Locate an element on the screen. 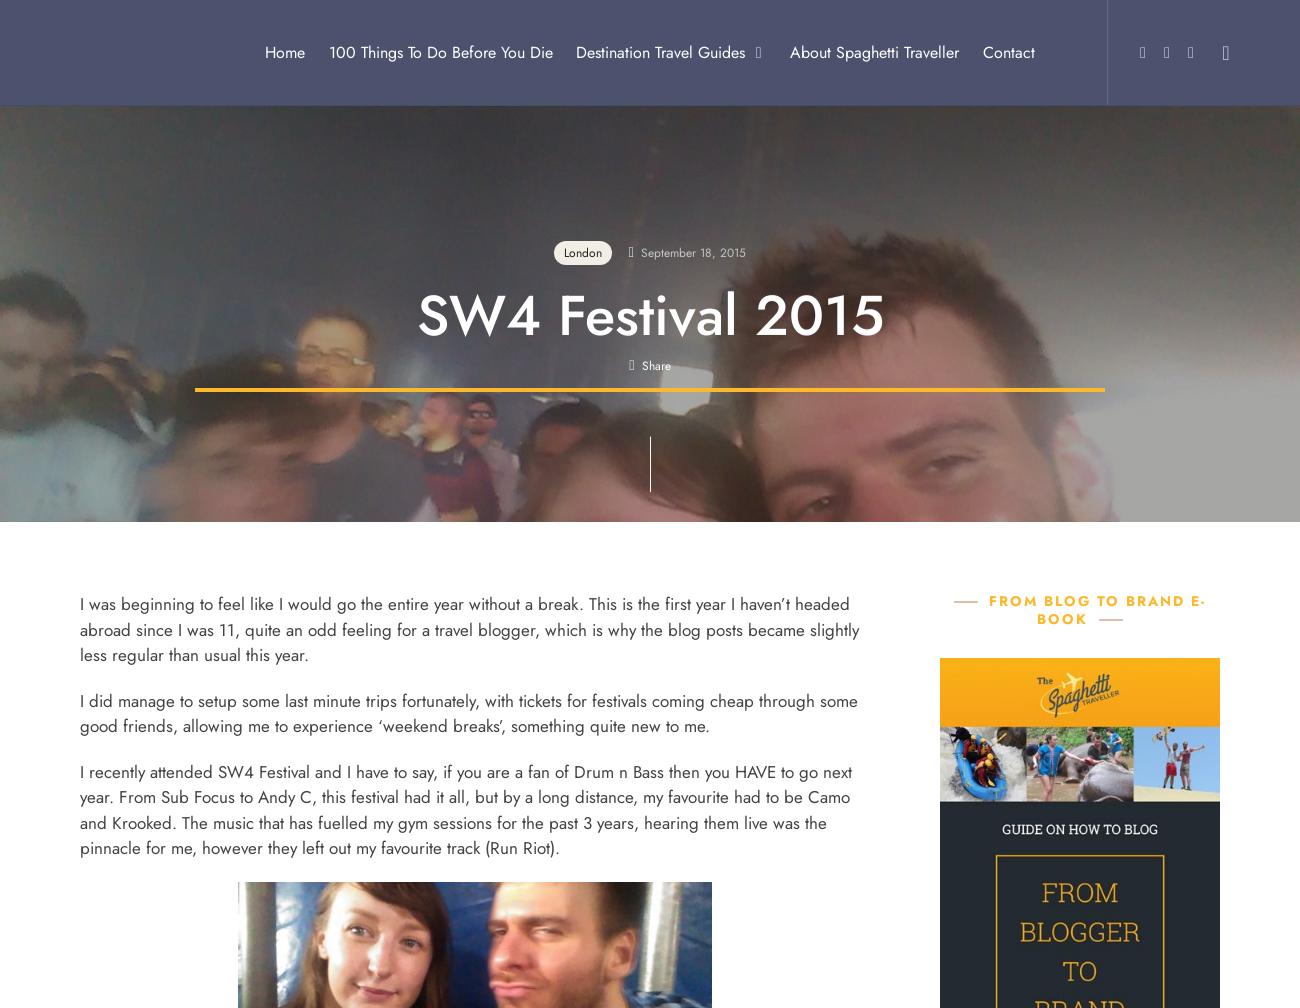 The height and width of the screenshot is (1008, 1300). 'Finland' is located at coordinates (526, 786).